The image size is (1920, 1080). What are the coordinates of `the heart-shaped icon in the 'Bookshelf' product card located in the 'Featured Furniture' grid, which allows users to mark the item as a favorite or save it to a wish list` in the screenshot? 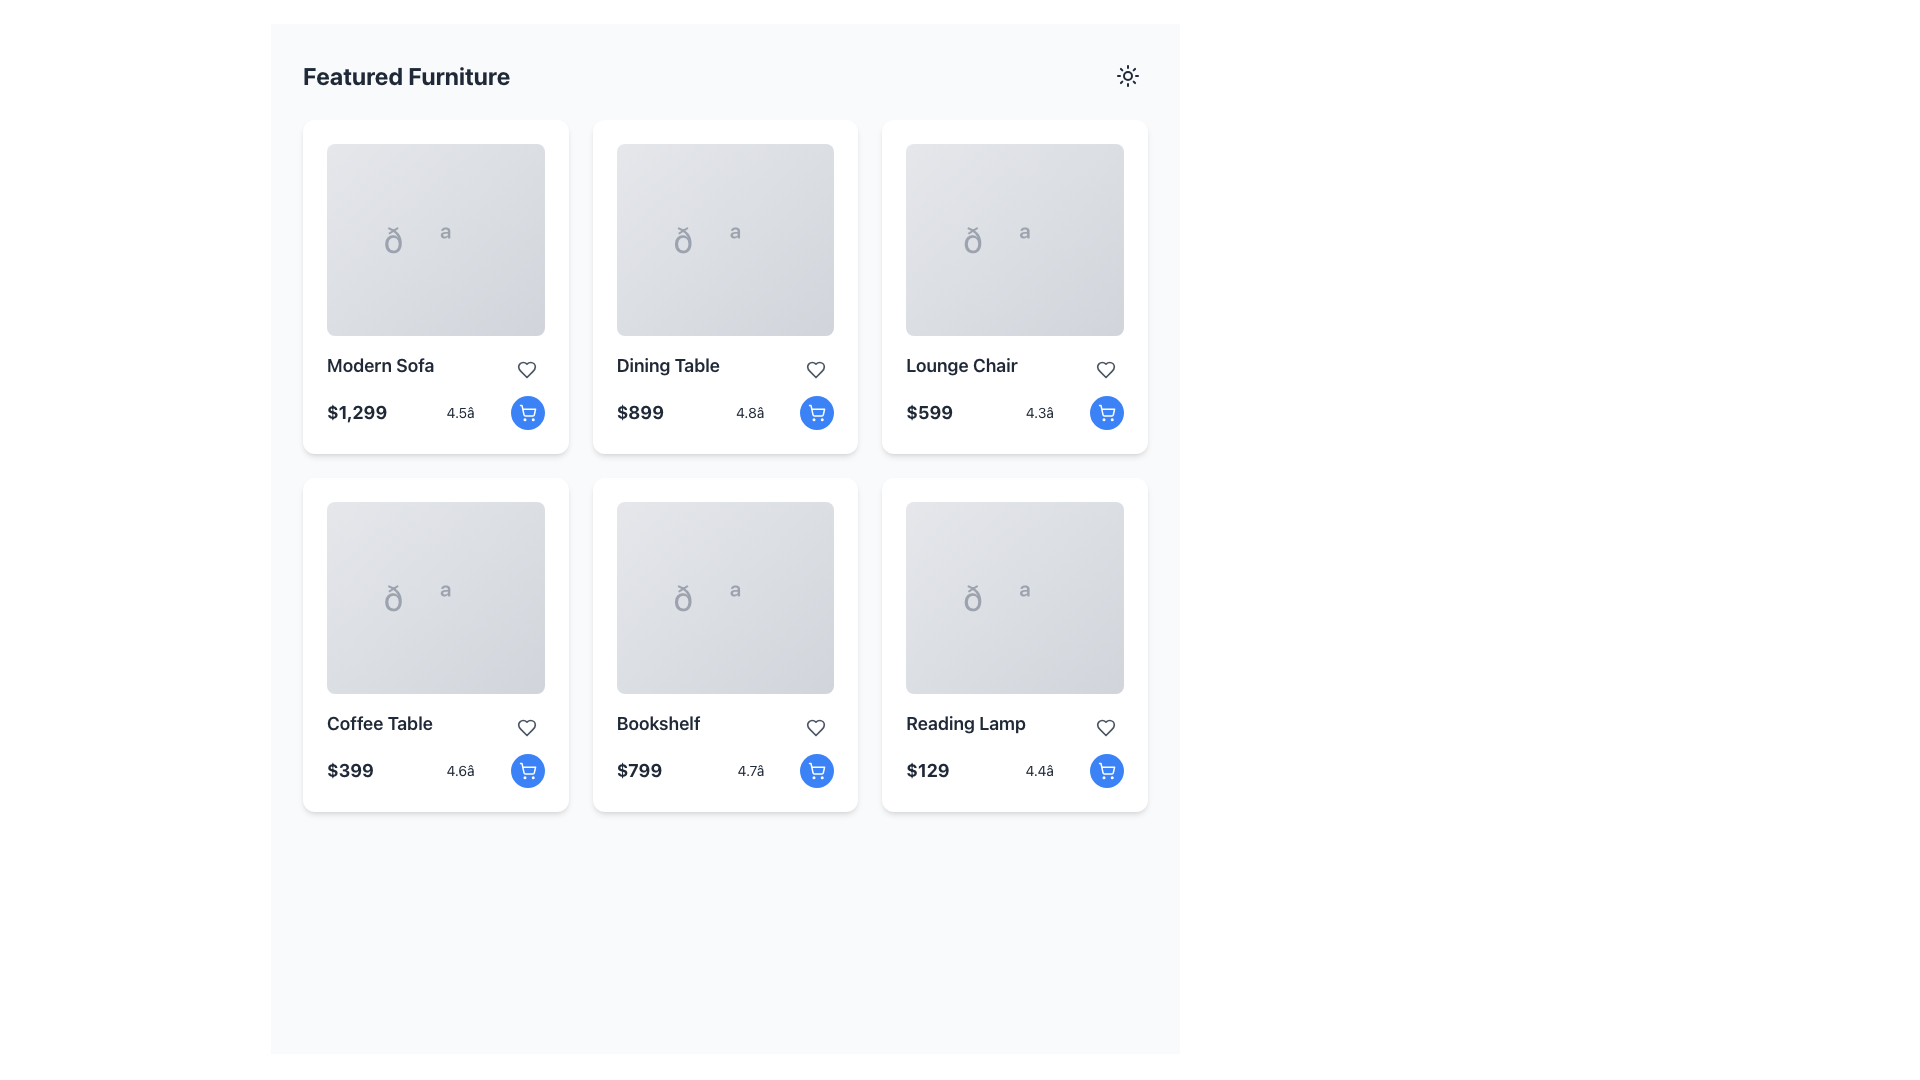 It's located at (816, 728).